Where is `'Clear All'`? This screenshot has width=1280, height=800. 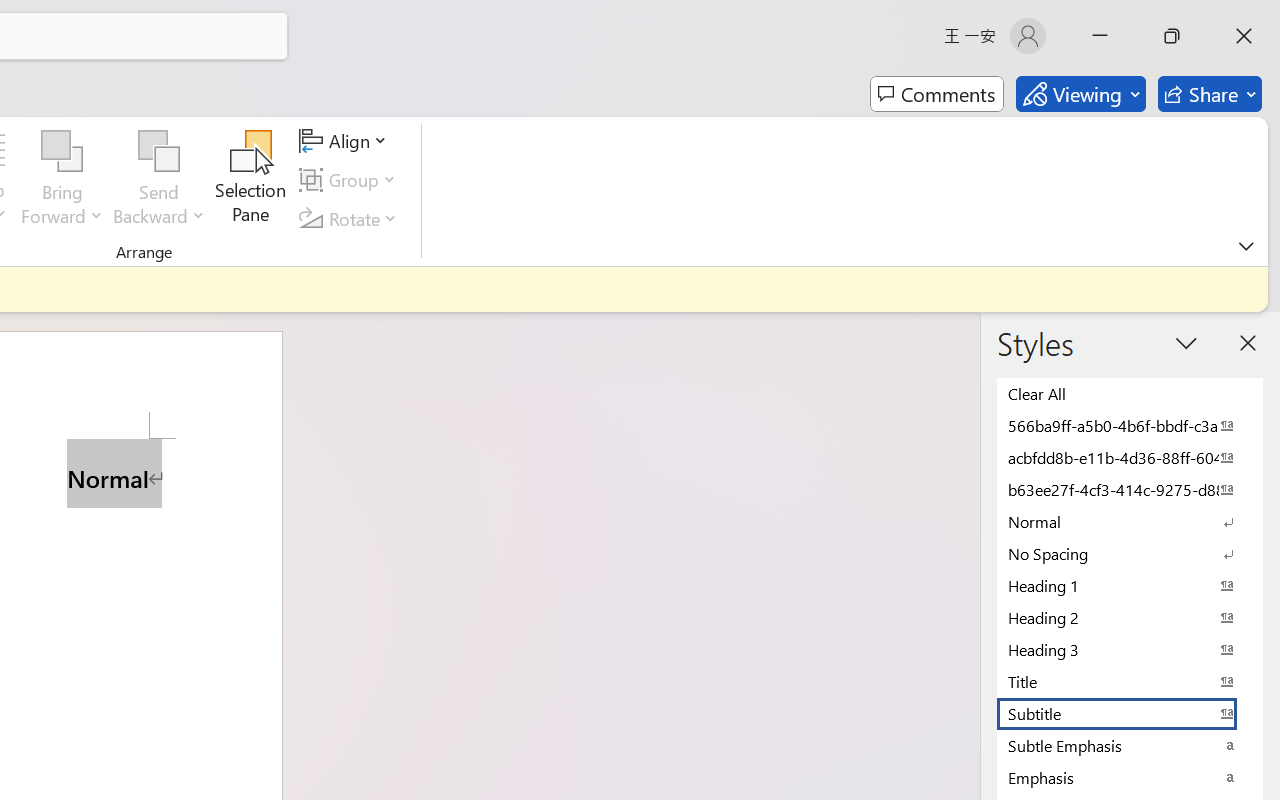 'Clear All' is located at coordinates (1130, 392).